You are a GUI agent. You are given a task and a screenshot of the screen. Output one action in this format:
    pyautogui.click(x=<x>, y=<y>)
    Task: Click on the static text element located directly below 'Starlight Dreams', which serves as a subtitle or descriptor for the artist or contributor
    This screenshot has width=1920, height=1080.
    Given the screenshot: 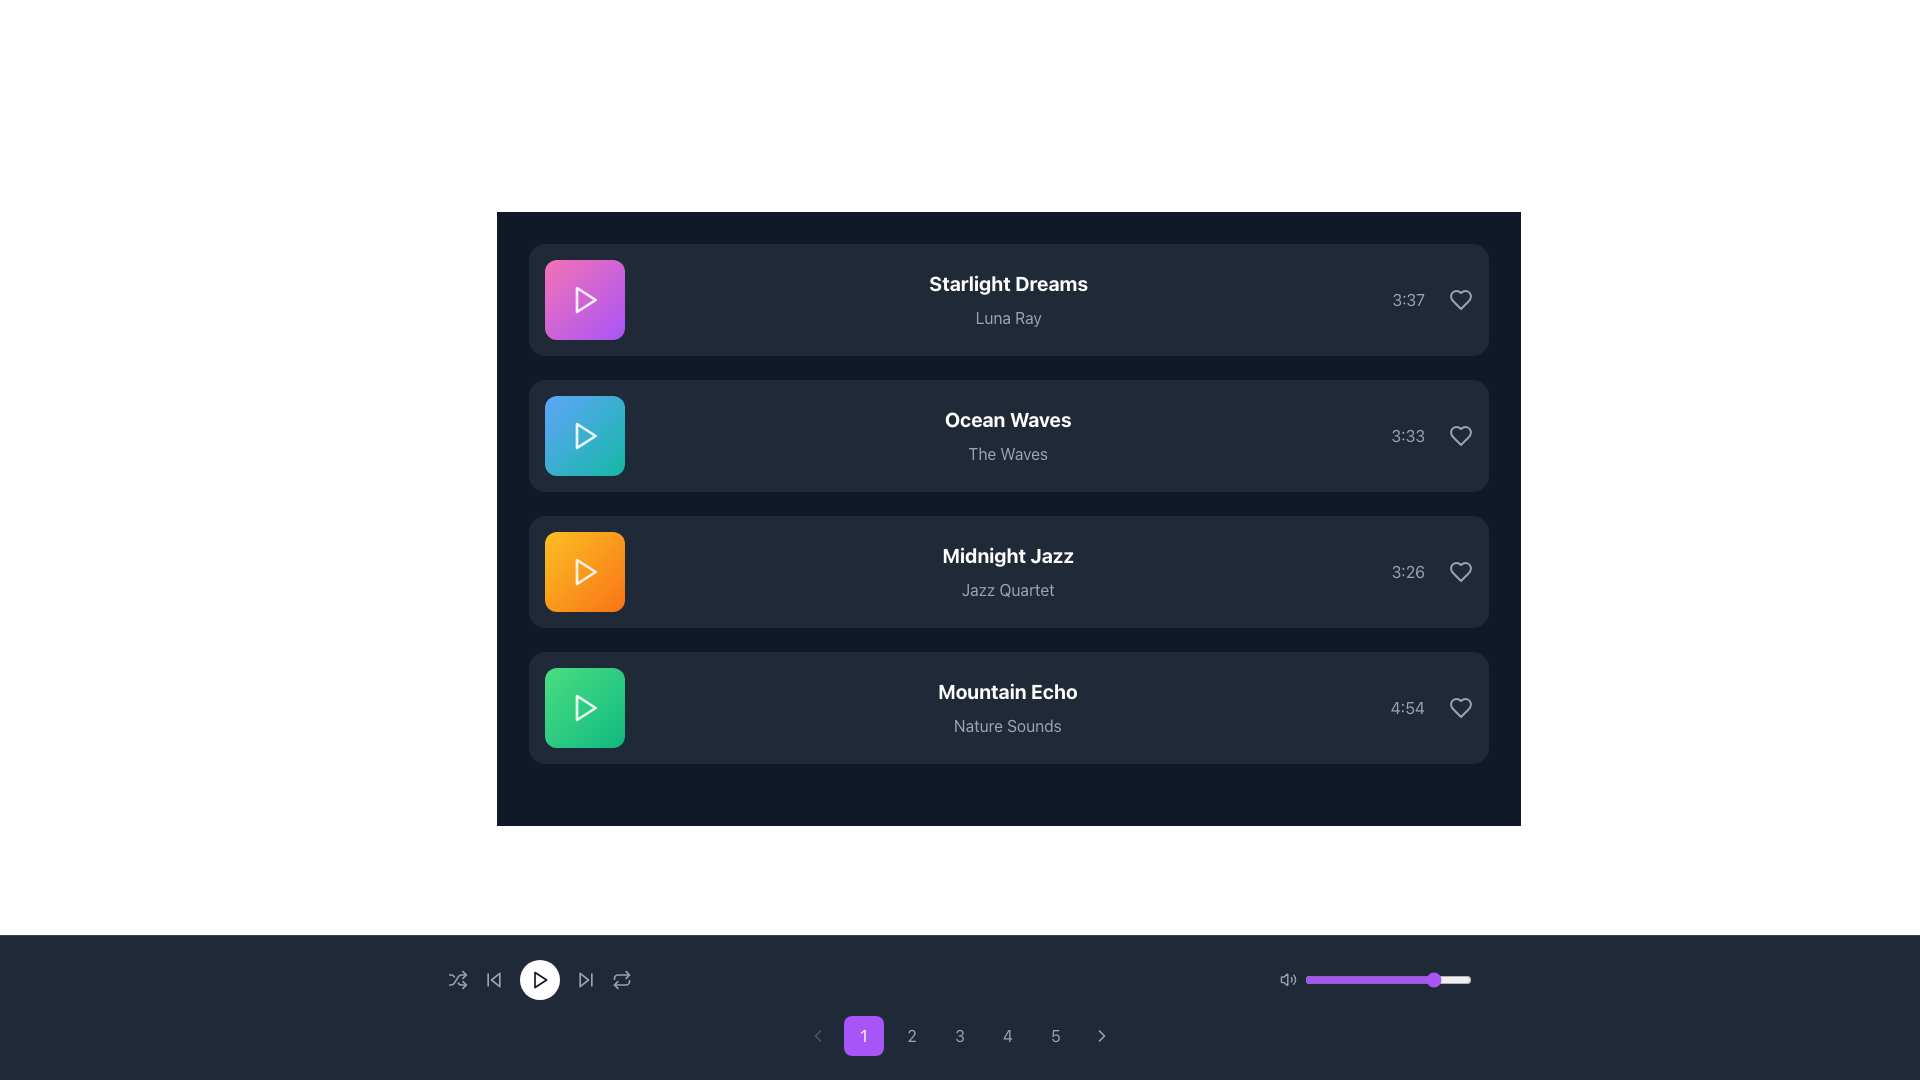 What is the action you would take?
    pyautogui.click(x=1008, y=316)
    